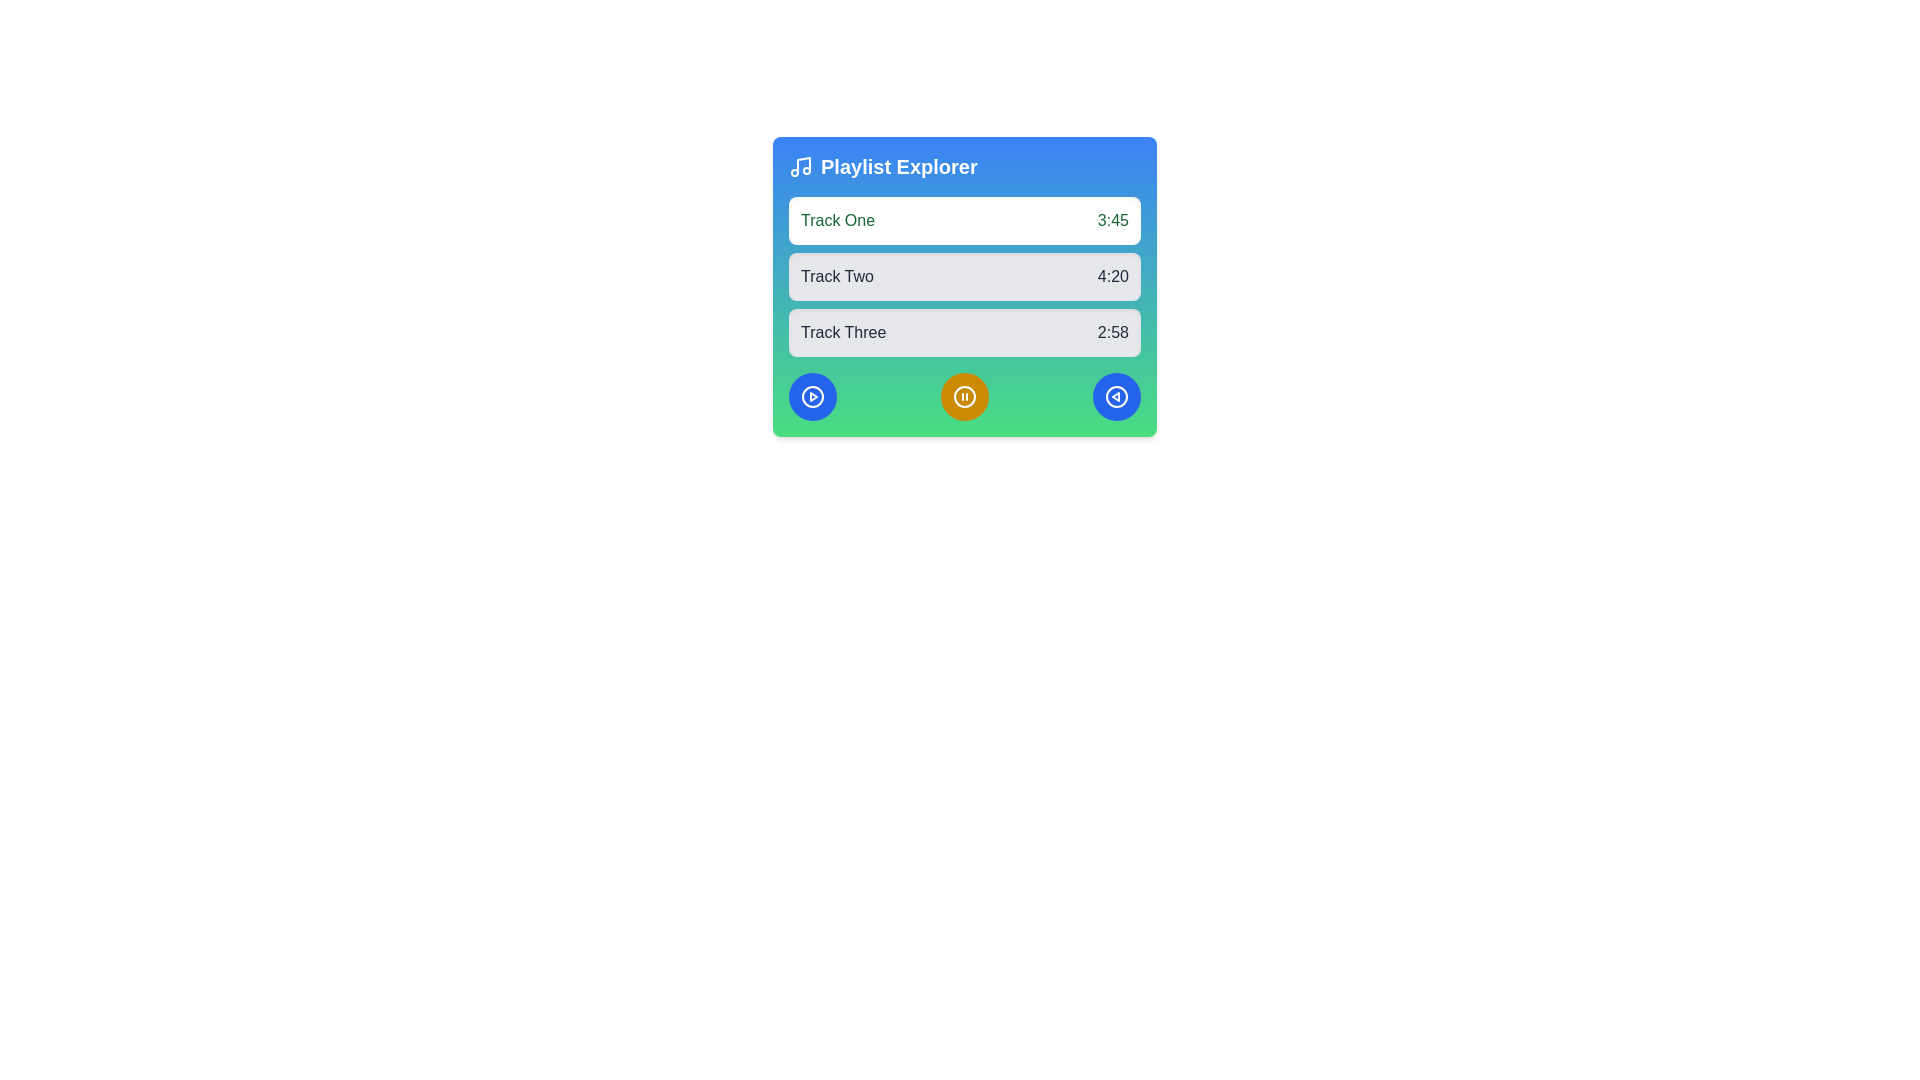 Image resolution: width=1920 pixels, height=1080 pixels. What do you see at coordinates (1116, 397) in the screenshot?
I see `the Circle SVG element, which is part of the circular play button icon located in the bottom-left corner of the blue button interface` at bounding box center [1116, 397].